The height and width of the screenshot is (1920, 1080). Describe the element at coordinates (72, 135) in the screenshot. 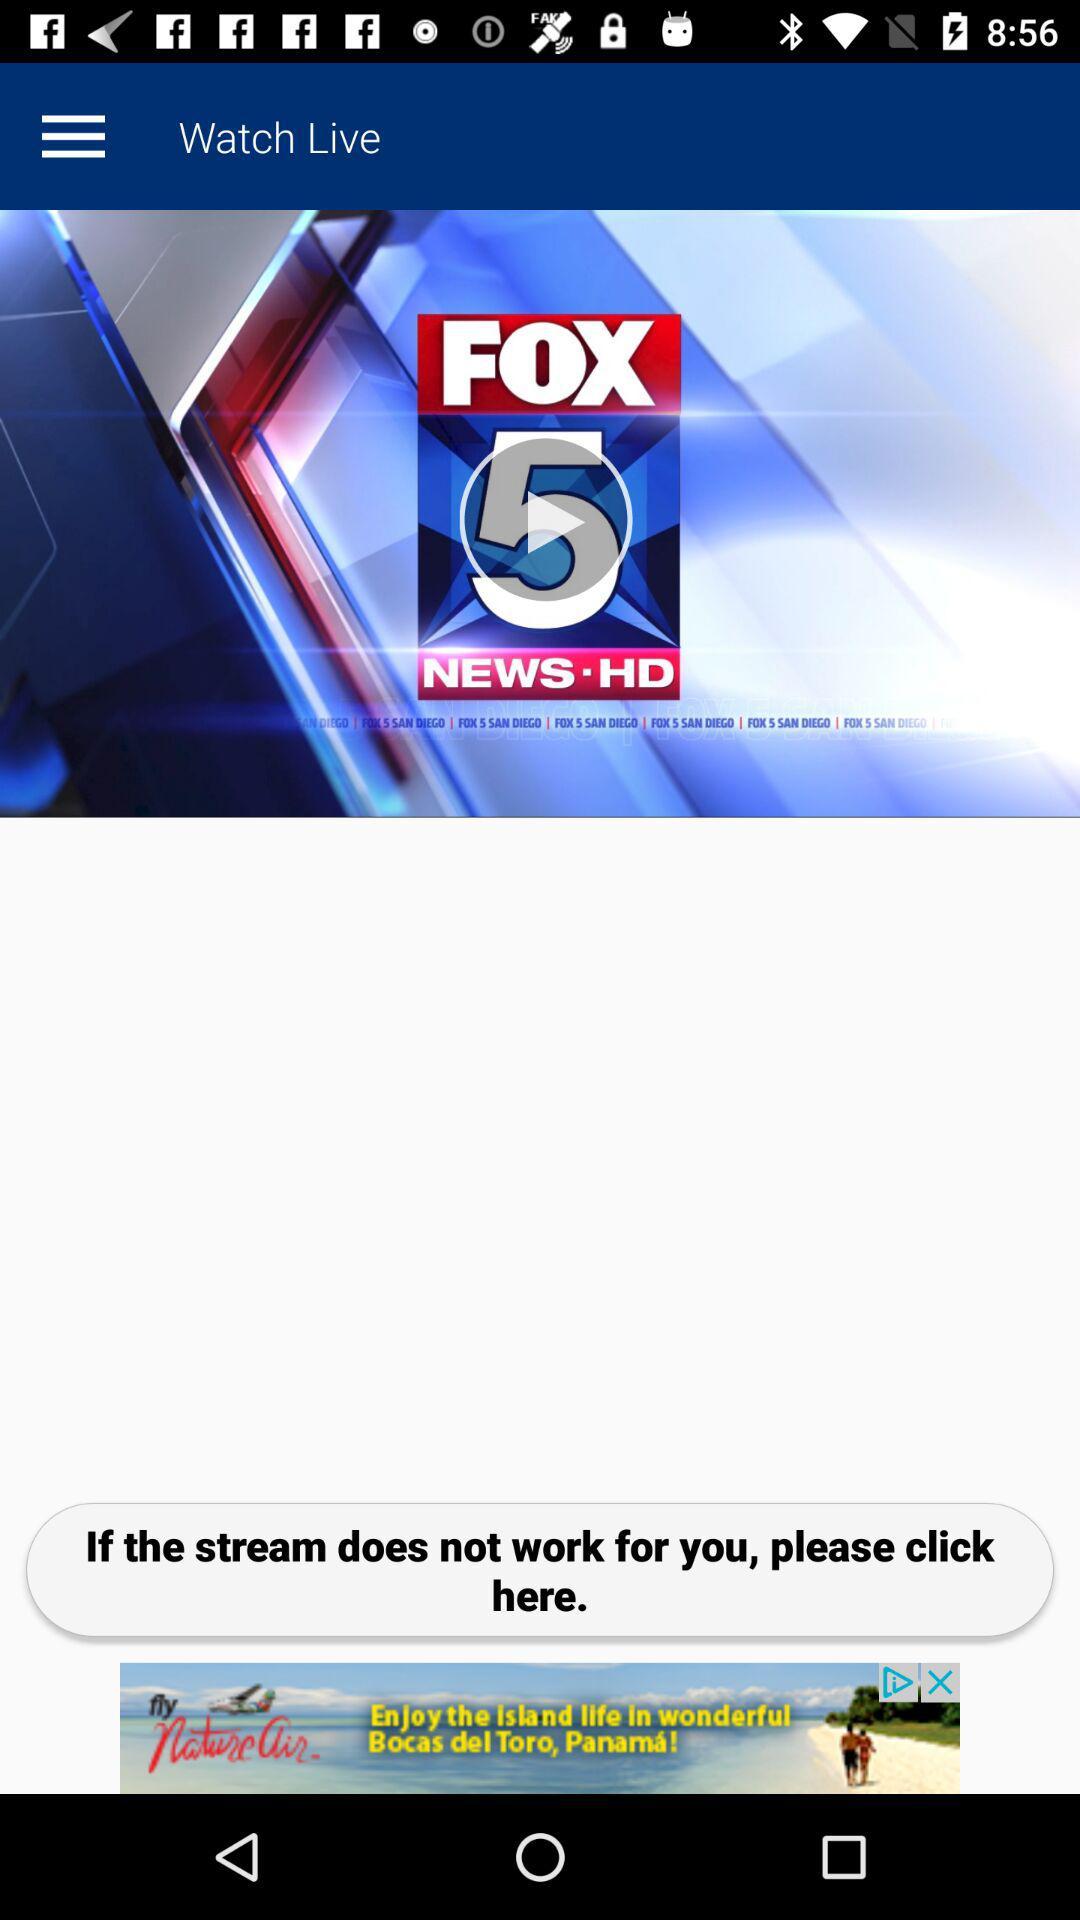

I see `main meanu` at that location.